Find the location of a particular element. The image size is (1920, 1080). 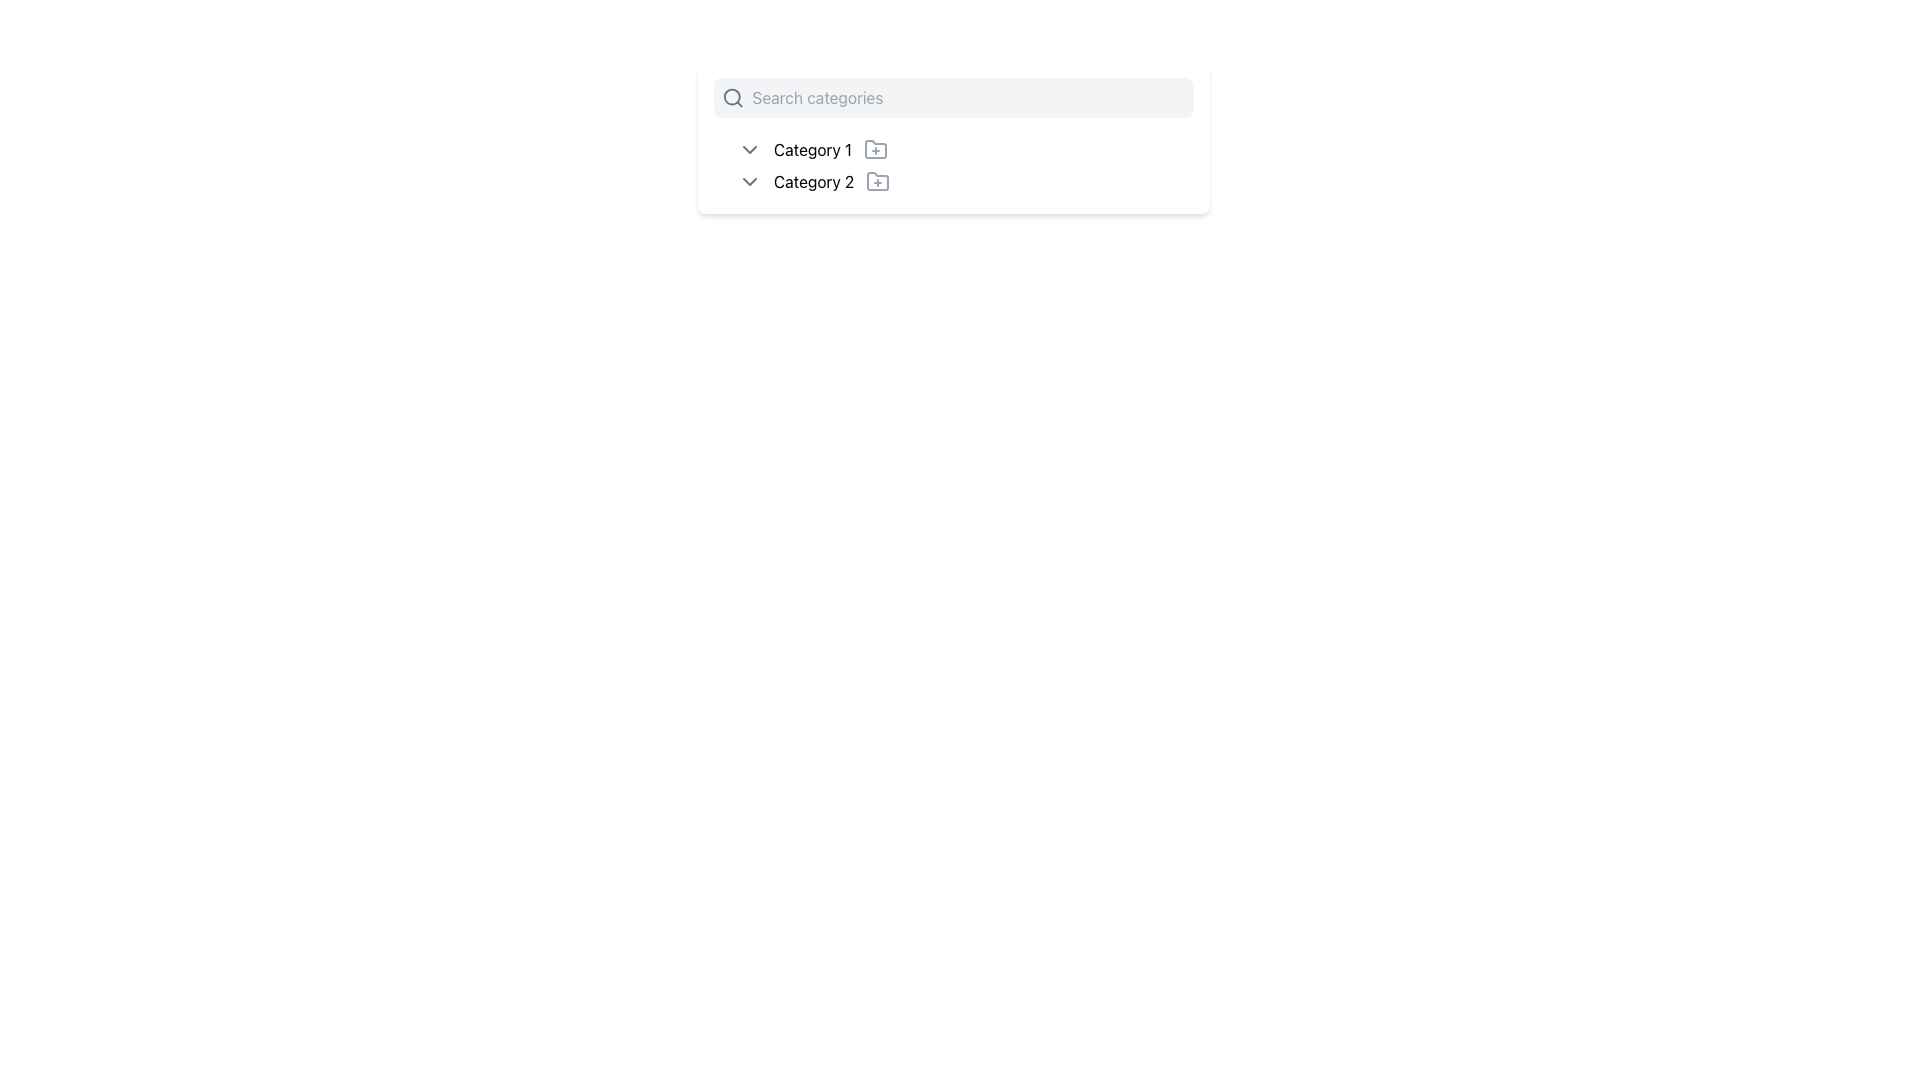

the Icon Button located to the right of 'Category 2' is located at coordinates (878, 181).